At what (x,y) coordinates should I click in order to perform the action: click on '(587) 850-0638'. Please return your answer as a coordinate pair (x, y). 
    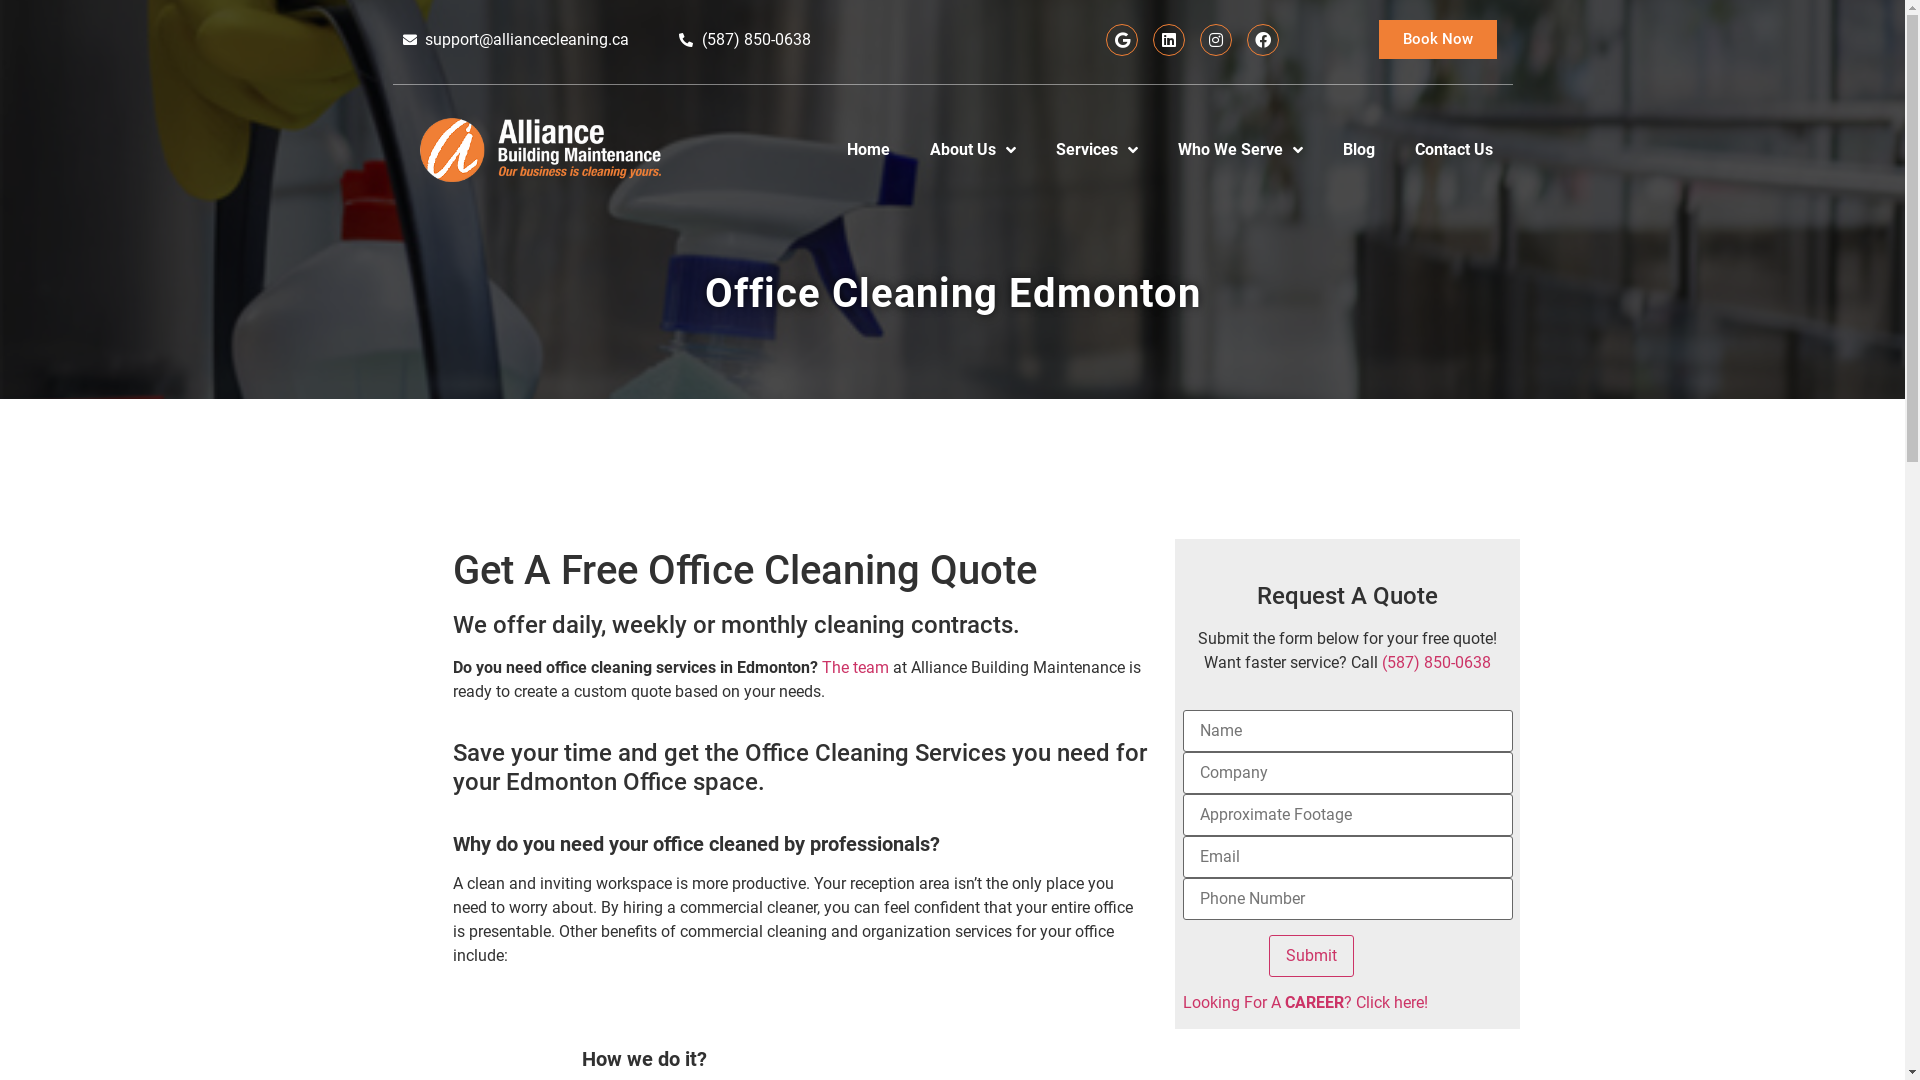
    Looking at the image, I should click on (678, 39).